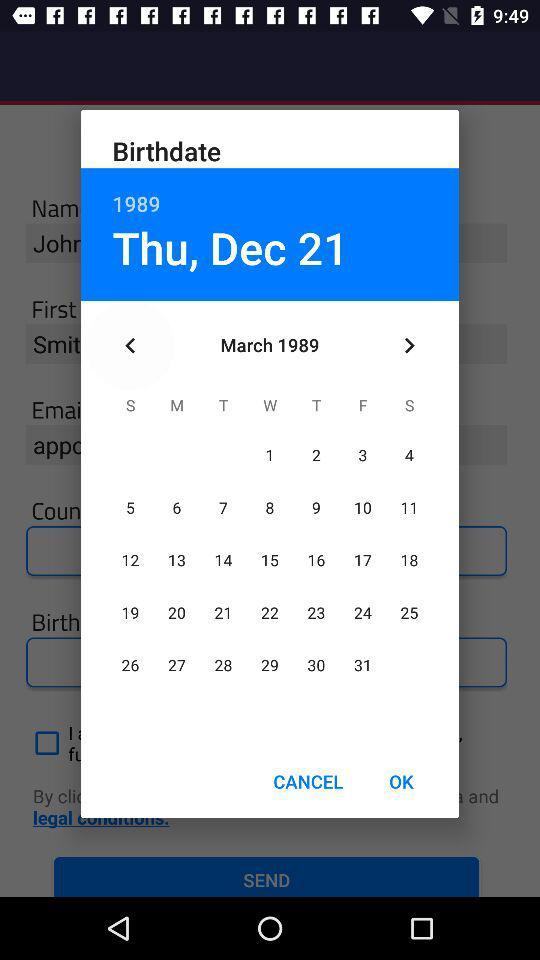 This screenshot has height=960, width=540. Describe the element at coordinates (130, 345) in the screenshot. I see `icon on the left` at that location.